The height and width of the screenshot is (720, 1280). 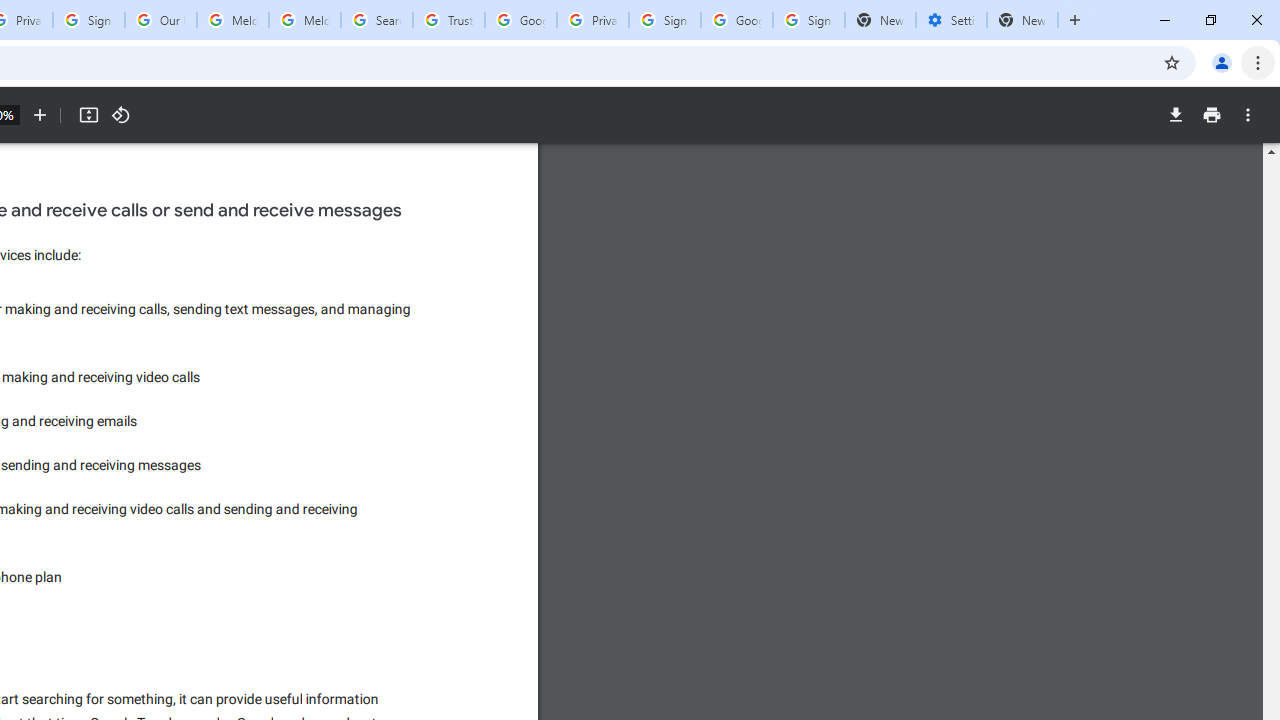 What do you see at coordinates (950, 20) in the screenshot?
I see `'Settings - Addresses and more'` at bounding box center [950, 20].